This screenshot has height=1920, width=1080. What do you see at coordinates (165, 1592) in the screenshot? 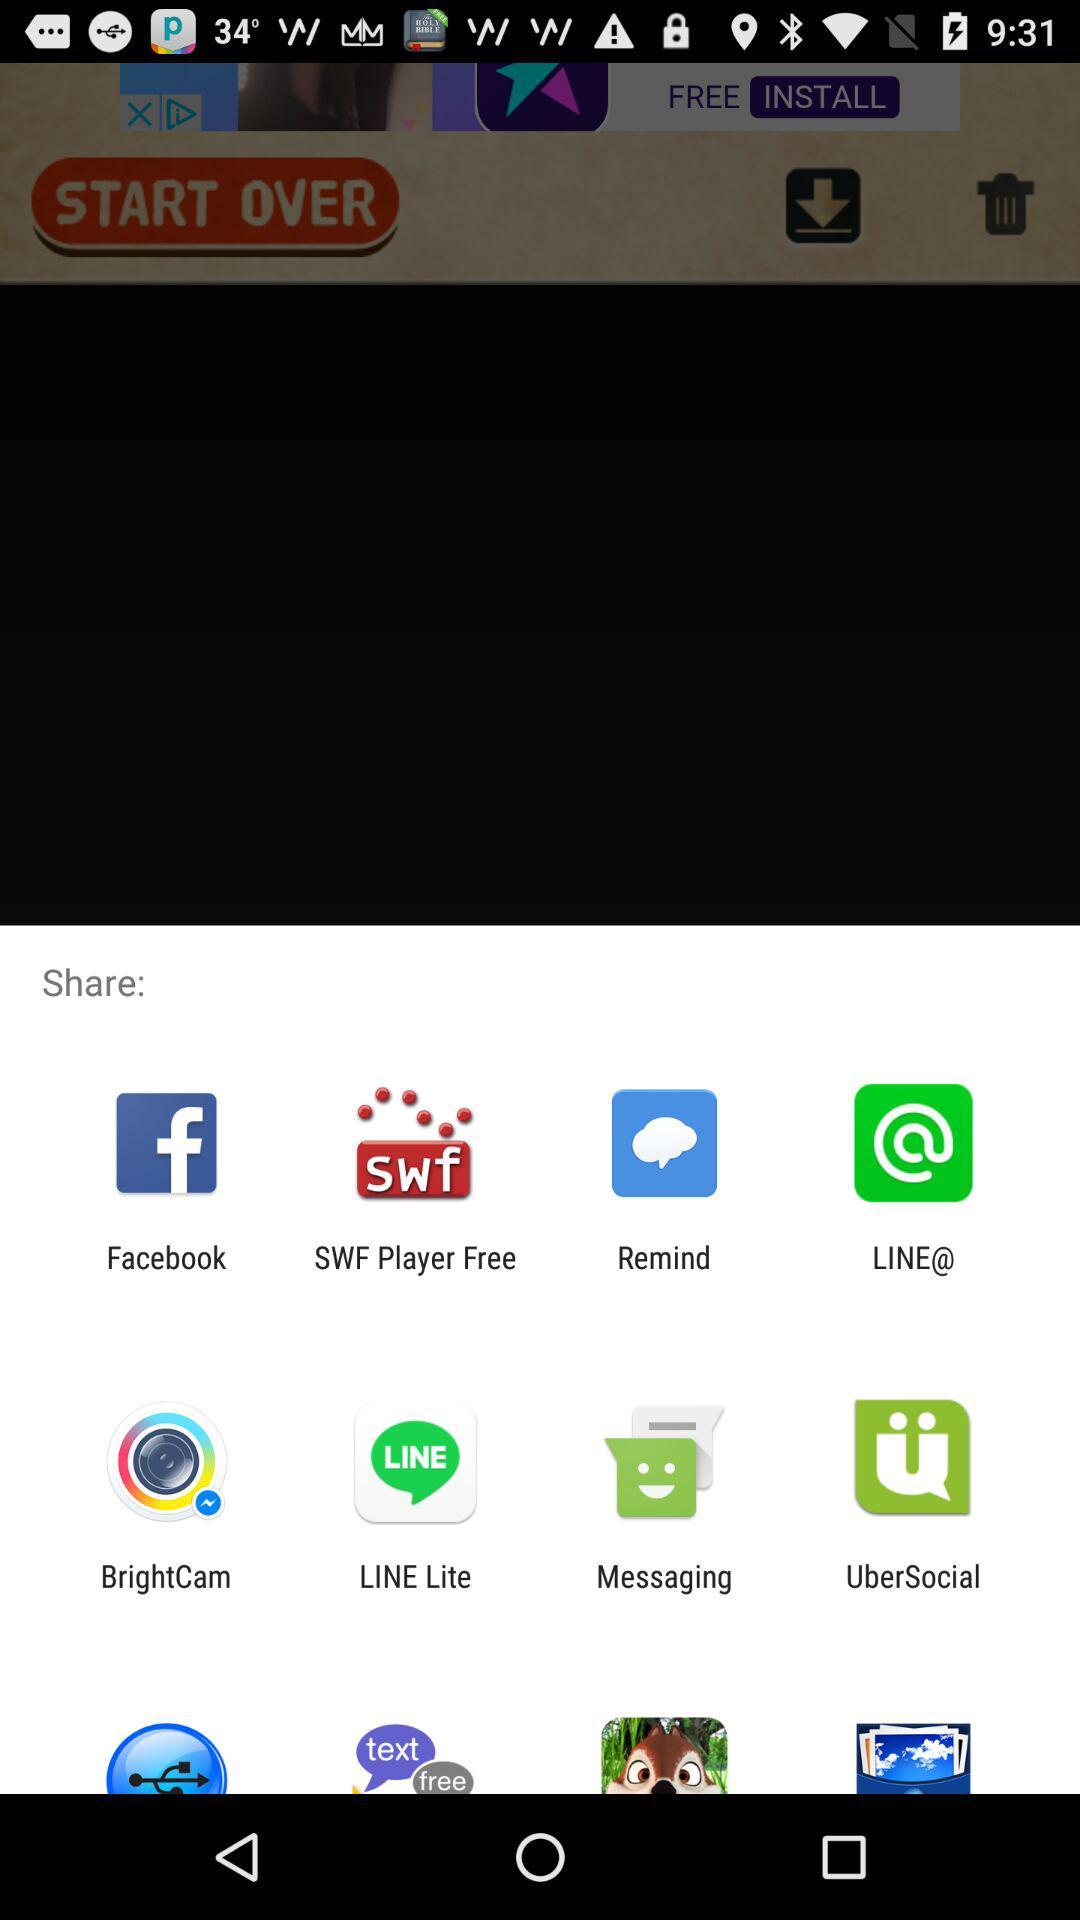
I see `the brightcam icon` at bounding box center [165, 1592].